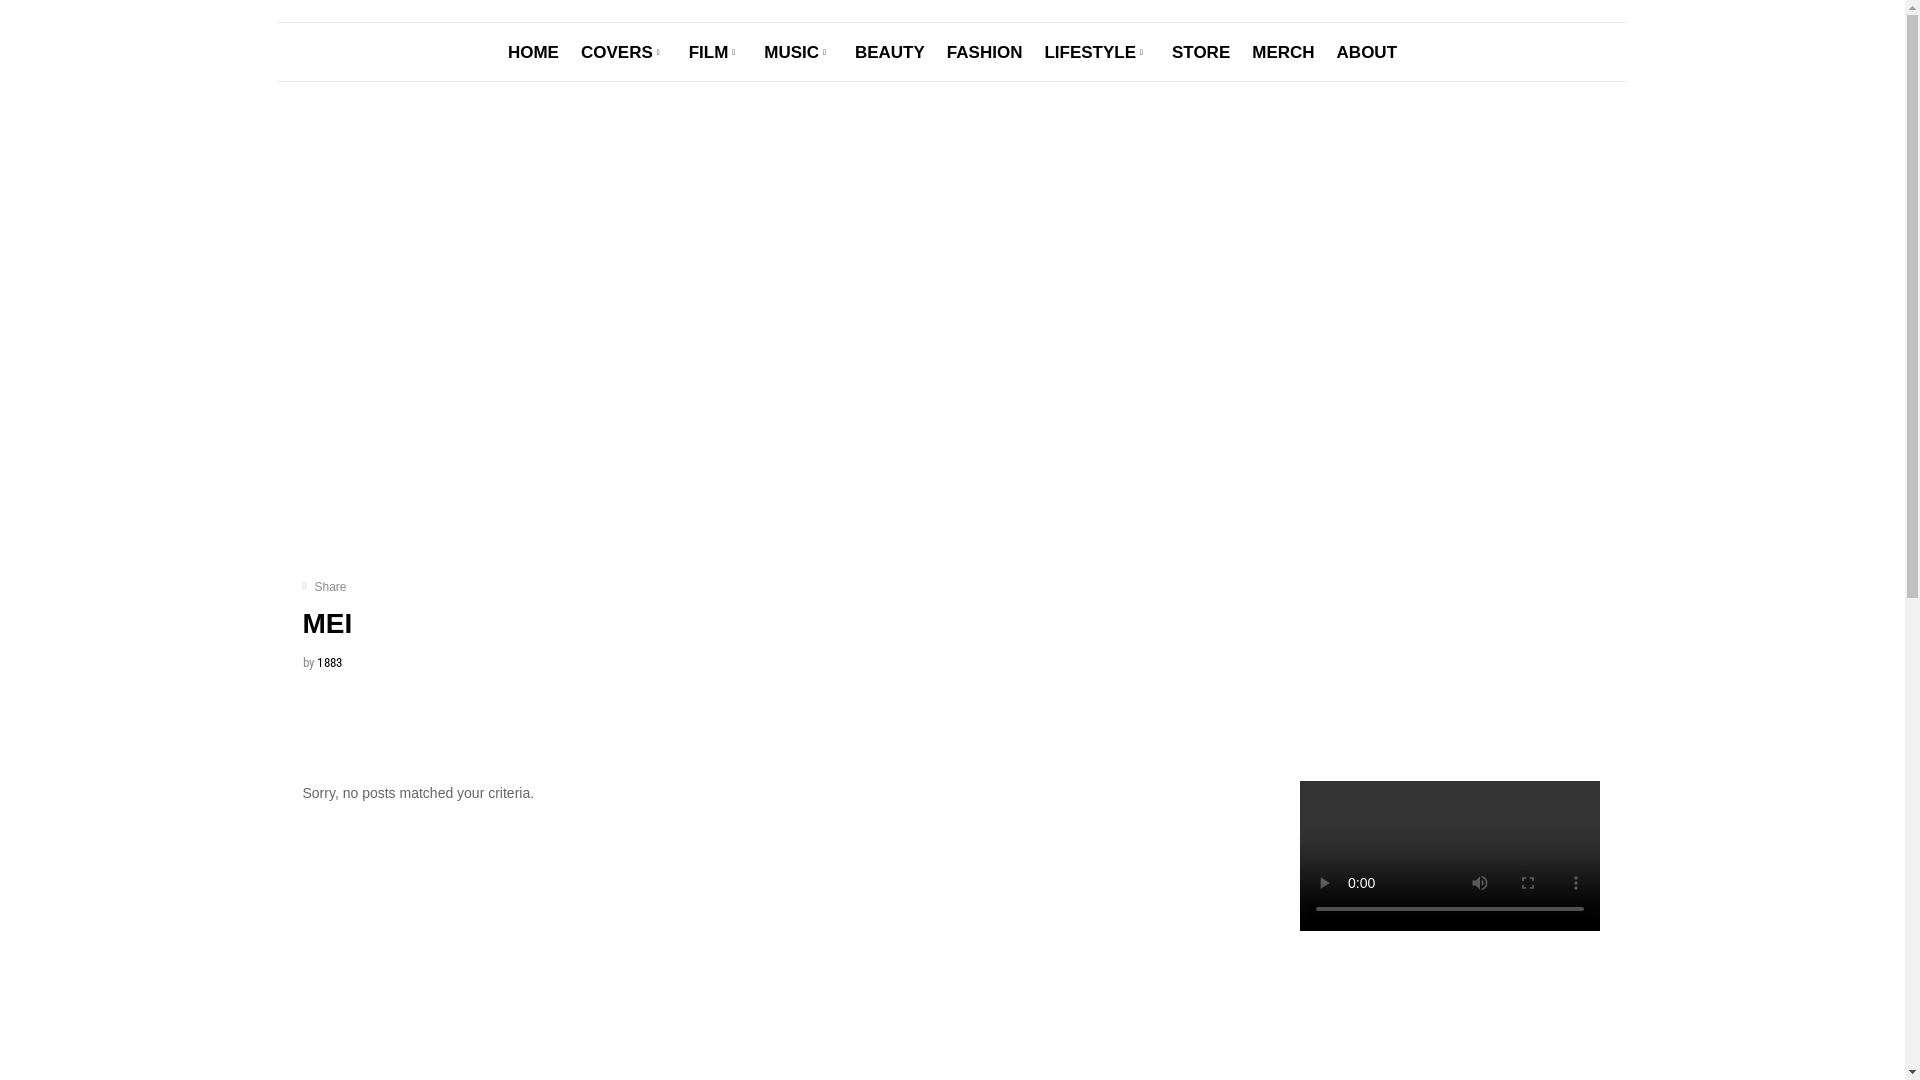 The width and height of the screenshot is (1920, 1080). I want to click on 'BEAUTY', so click(888, 50).